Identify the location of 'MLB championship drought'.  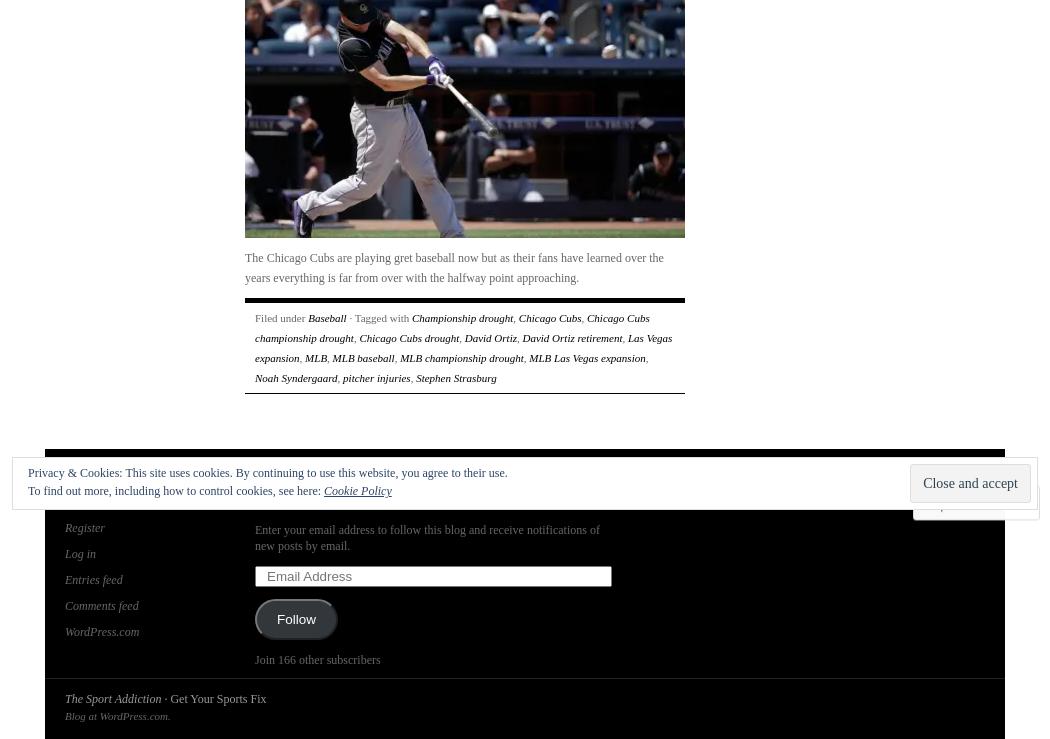
(461, 356).